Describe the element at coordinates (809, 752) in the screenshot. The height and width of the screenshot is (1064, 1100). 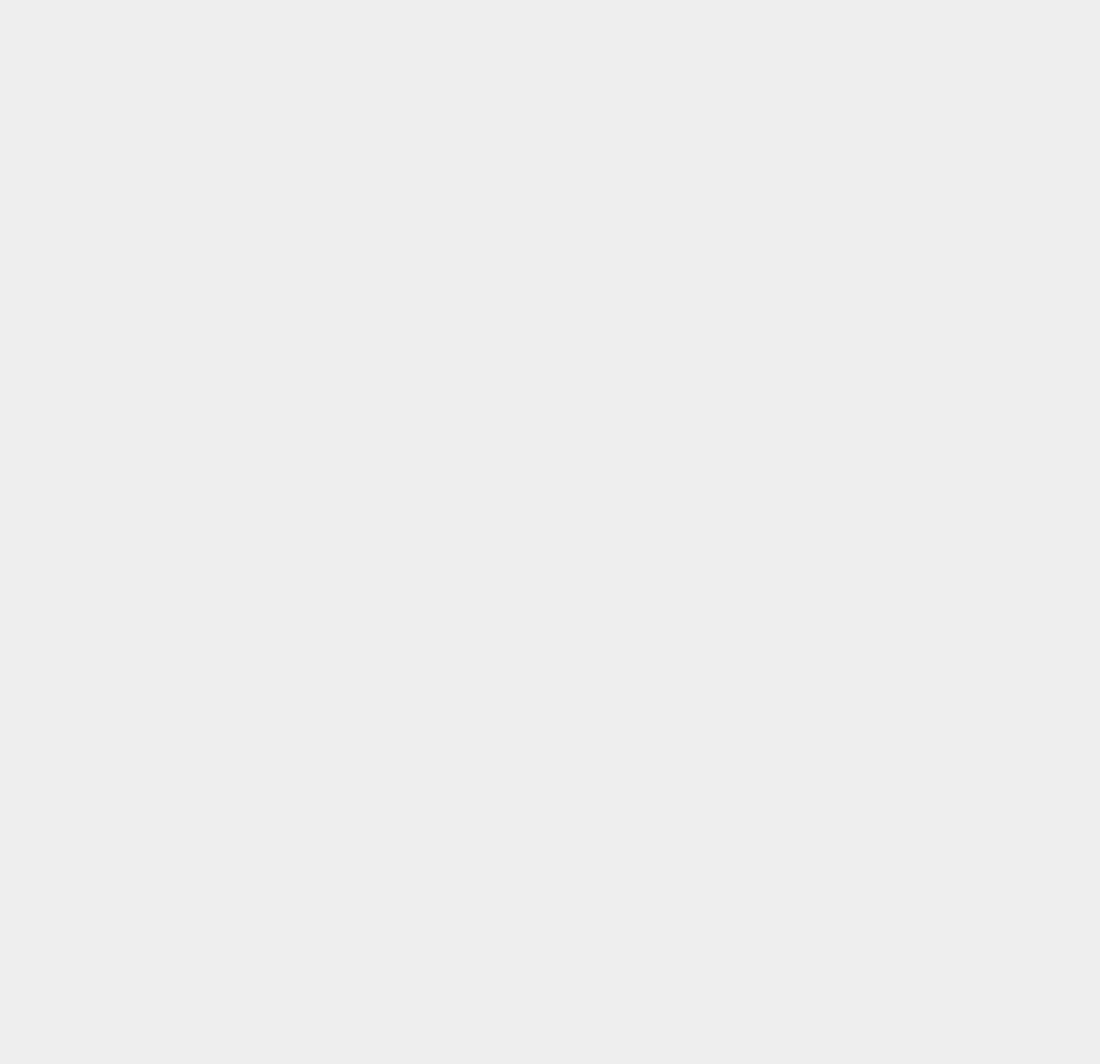
I see `'Computer'` at that location.